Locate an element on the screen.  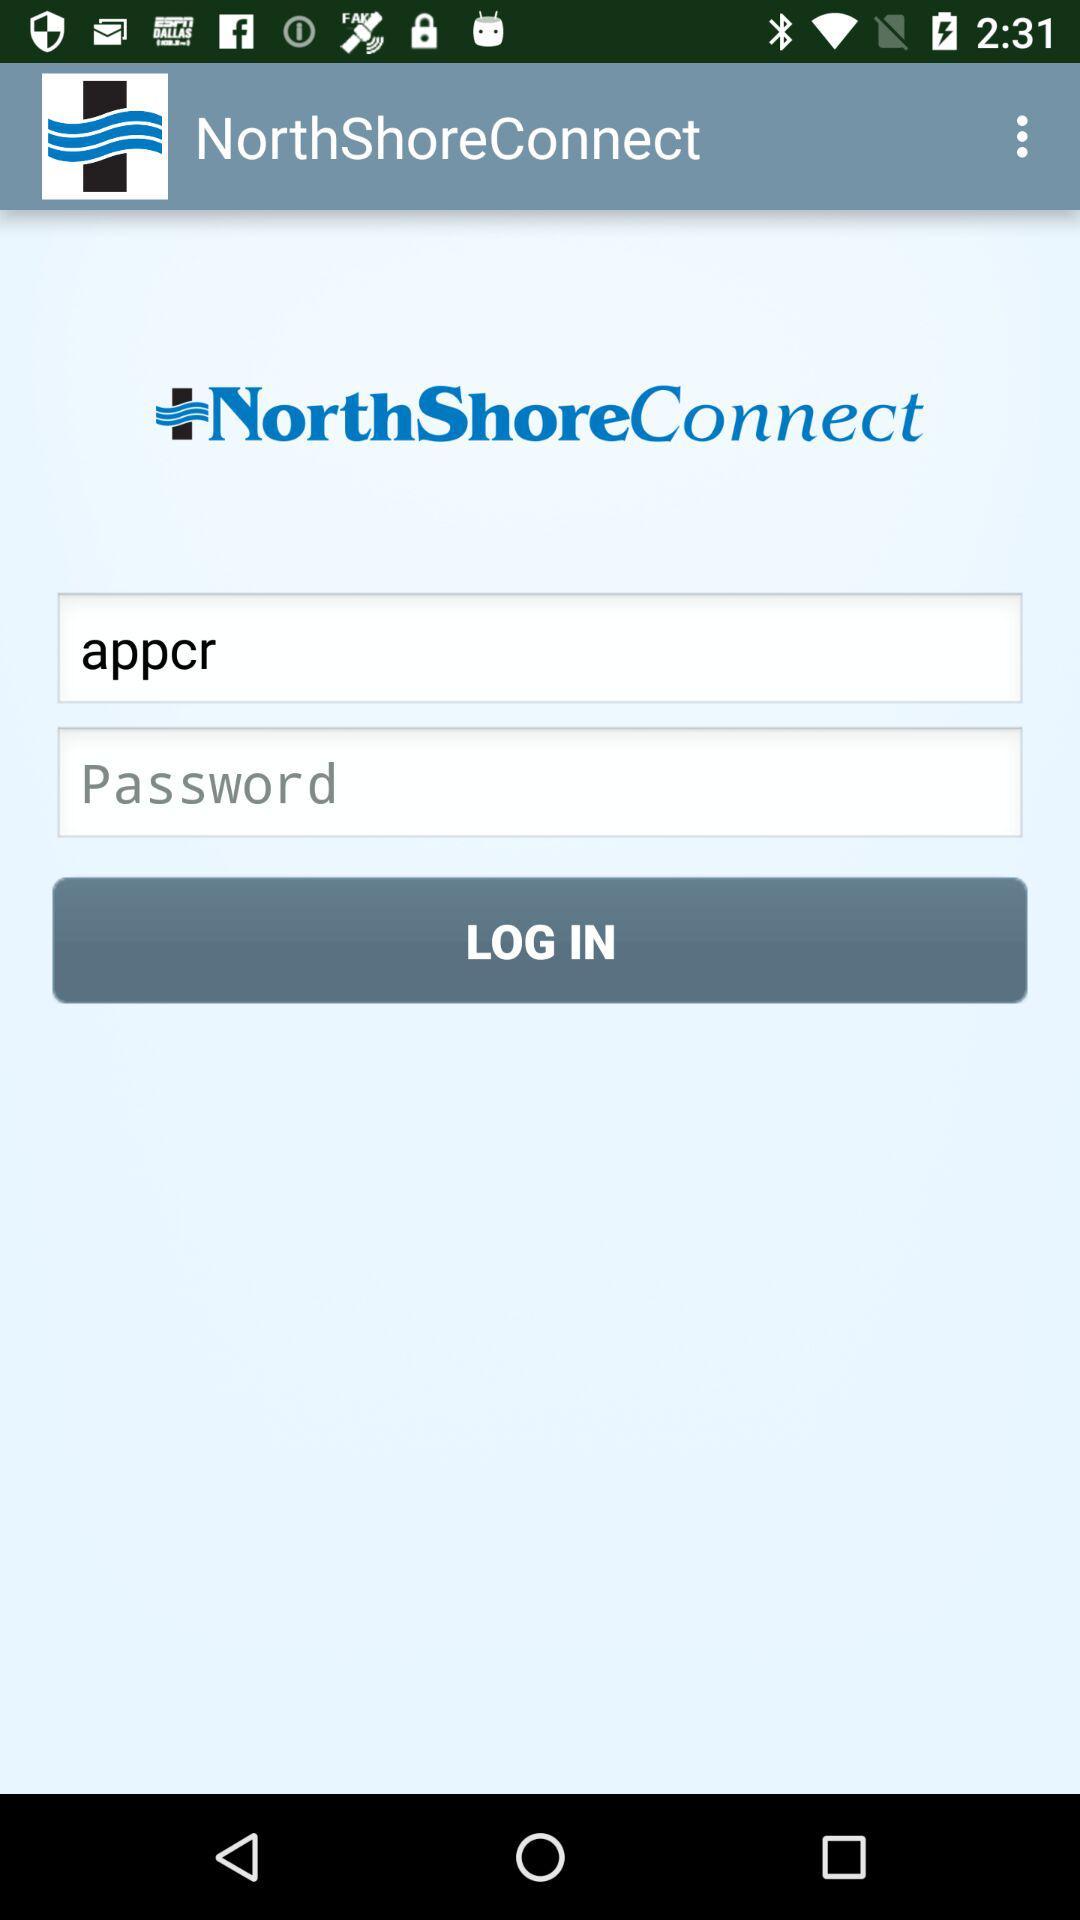
the icon to the right of northshoreconnect icon is located at coordinates (1027, 135).